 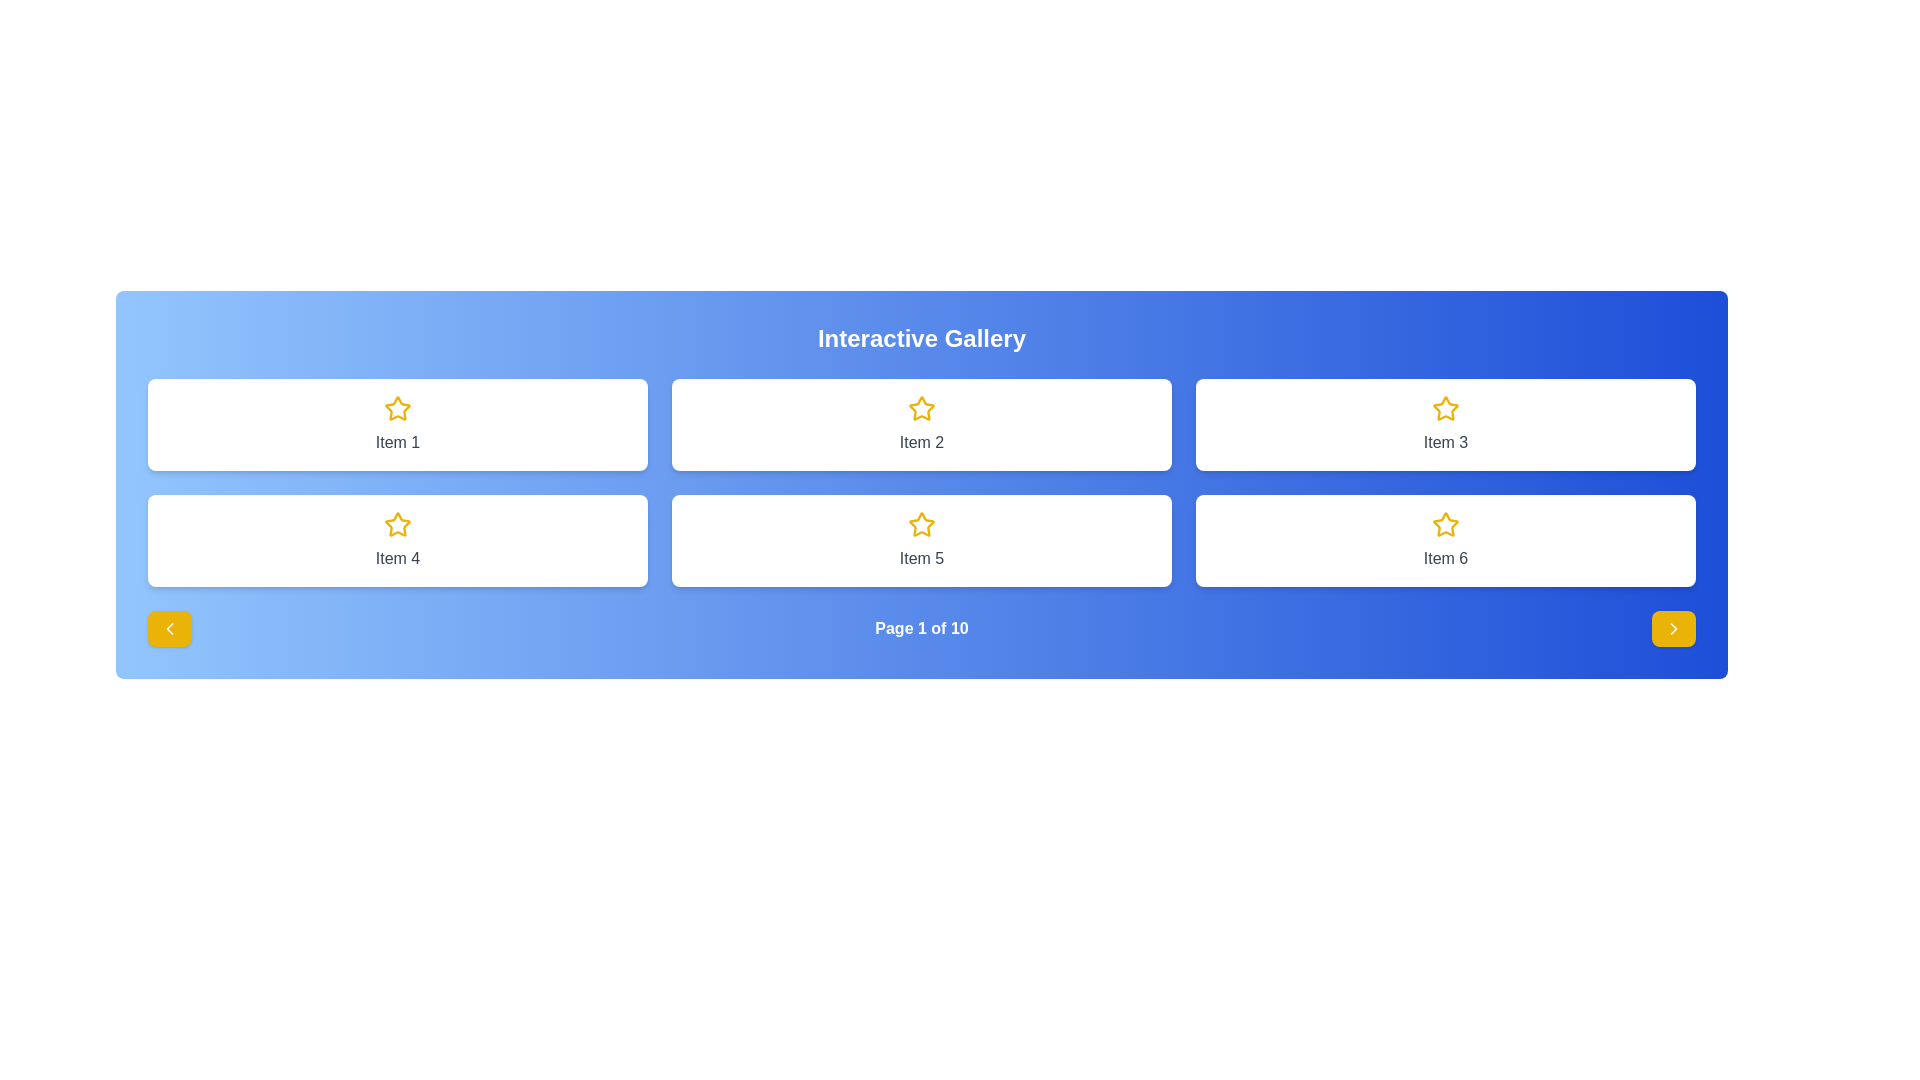 I want to click on to select the Card with icon and text located in the first column of the upper row of the grid layout, so click(x=398, y=423).